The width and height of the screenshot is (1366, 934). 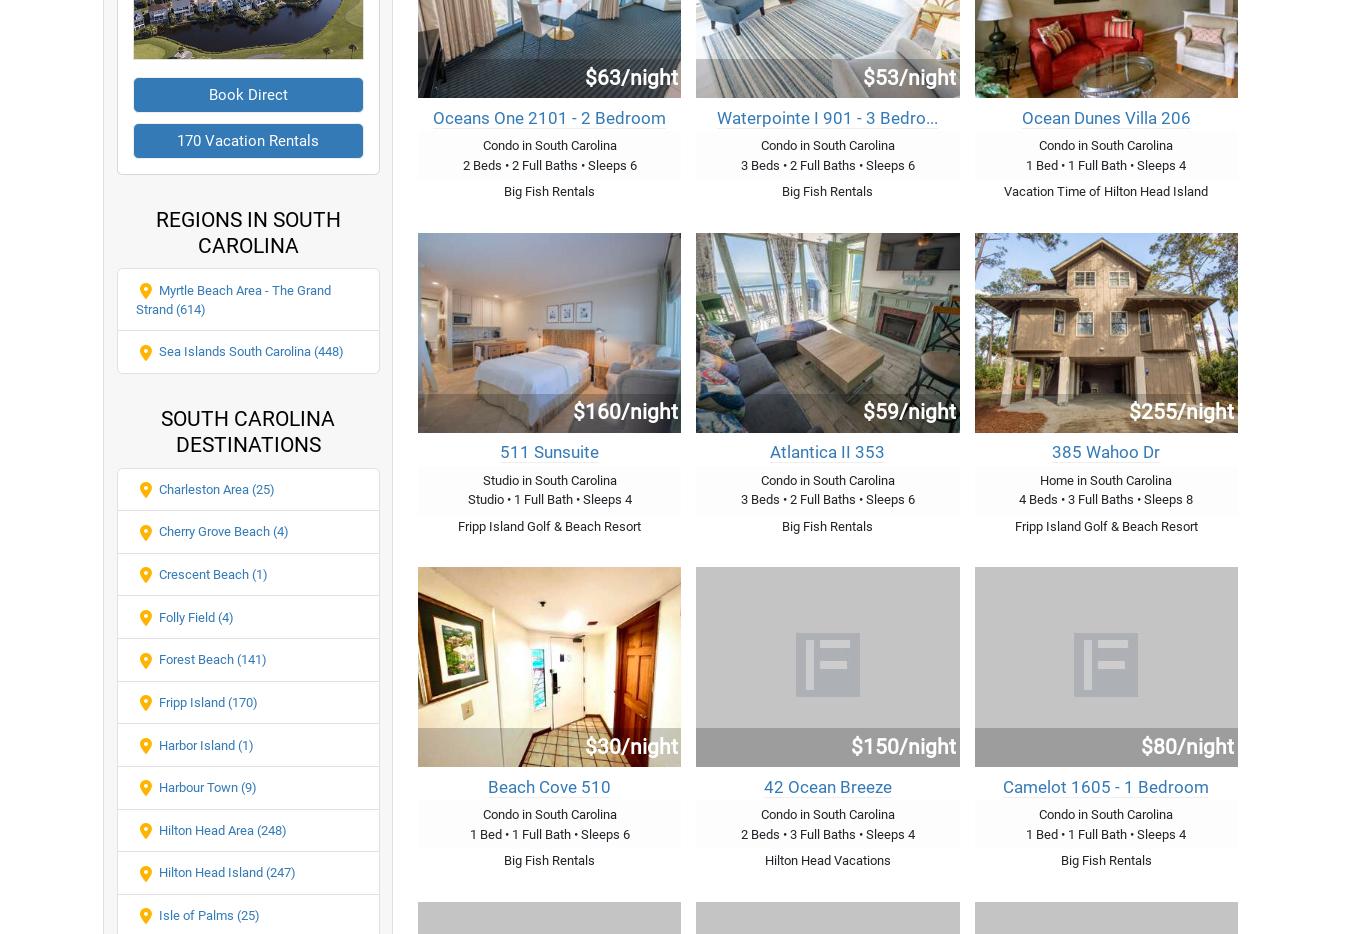 What do you see at coordinates (841, 574) in the screenshot?
I see `'Plum Island 2 Bedroom Home Rental'` at bounding box center [841, 574].